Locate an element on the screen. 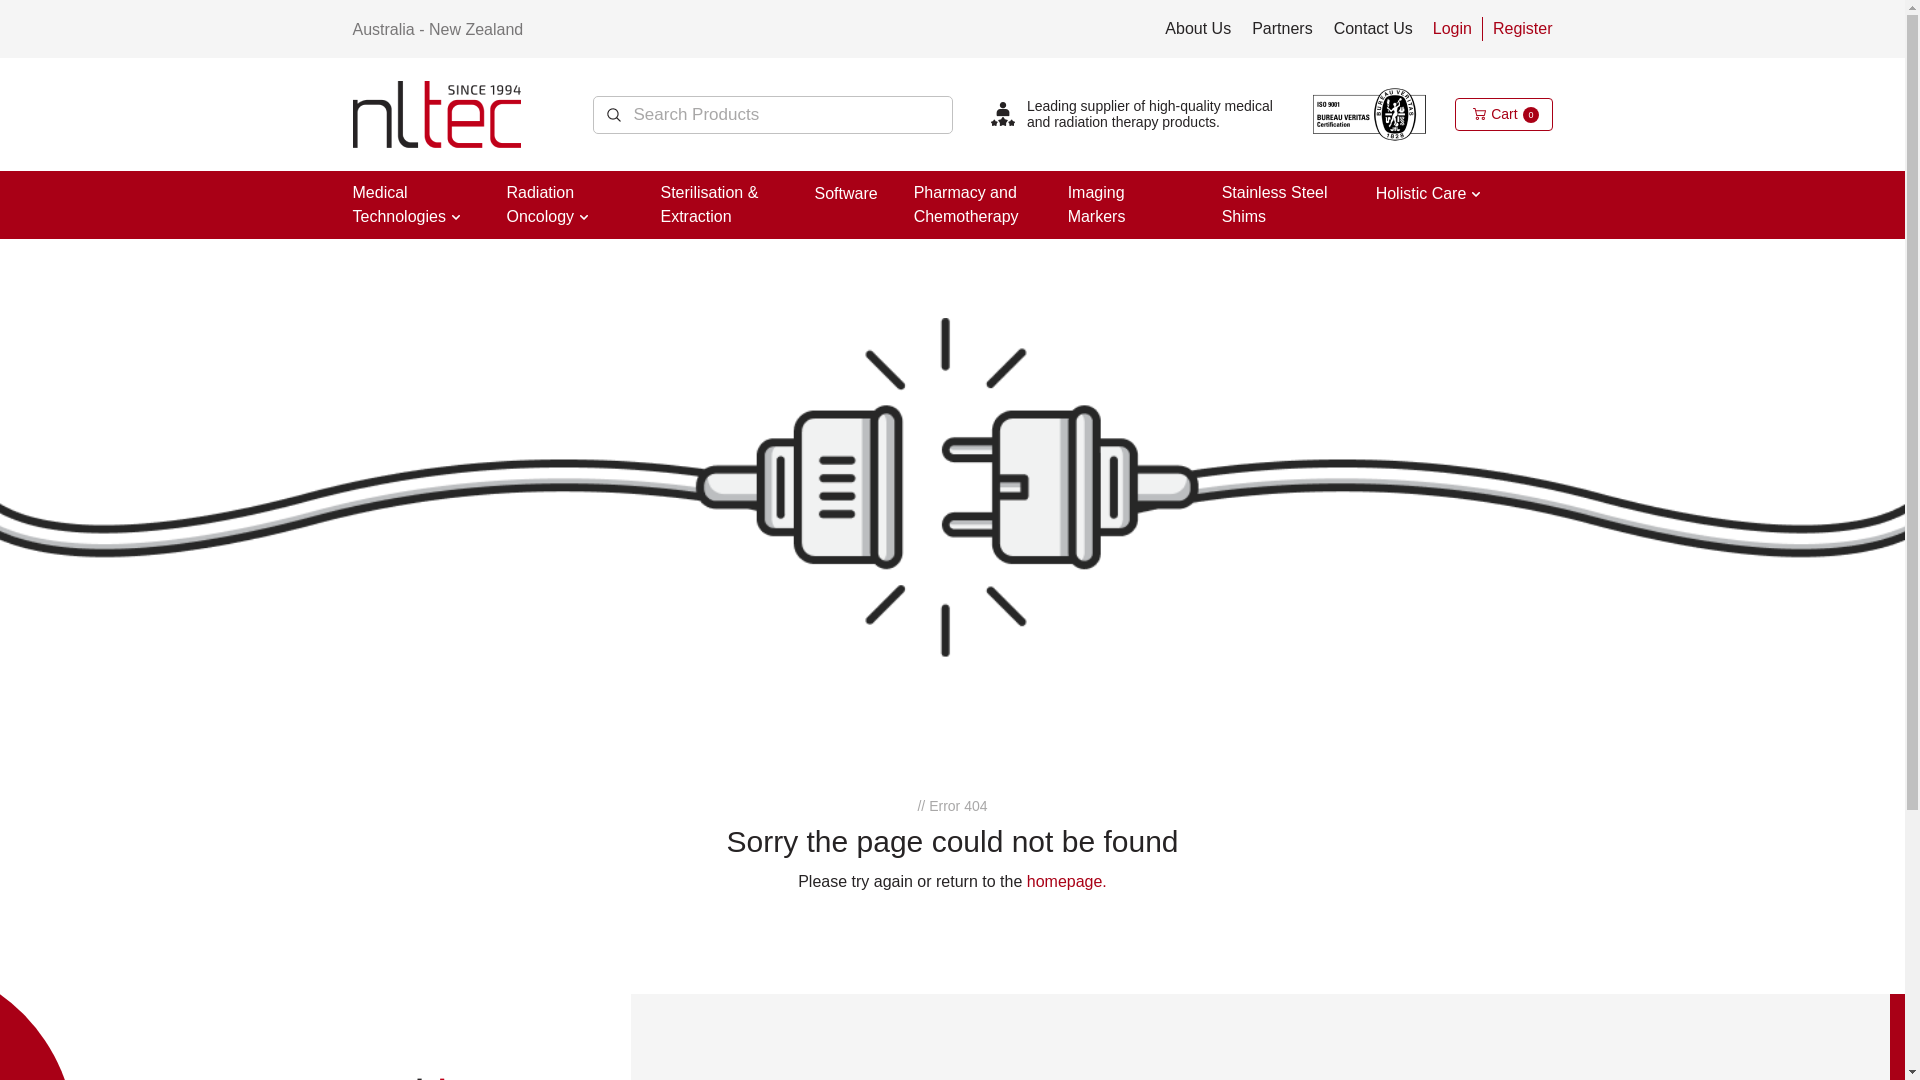 This screenshot has height=1080, width=1920. 'Holistic Care' is located at coordinates (1420, 193).